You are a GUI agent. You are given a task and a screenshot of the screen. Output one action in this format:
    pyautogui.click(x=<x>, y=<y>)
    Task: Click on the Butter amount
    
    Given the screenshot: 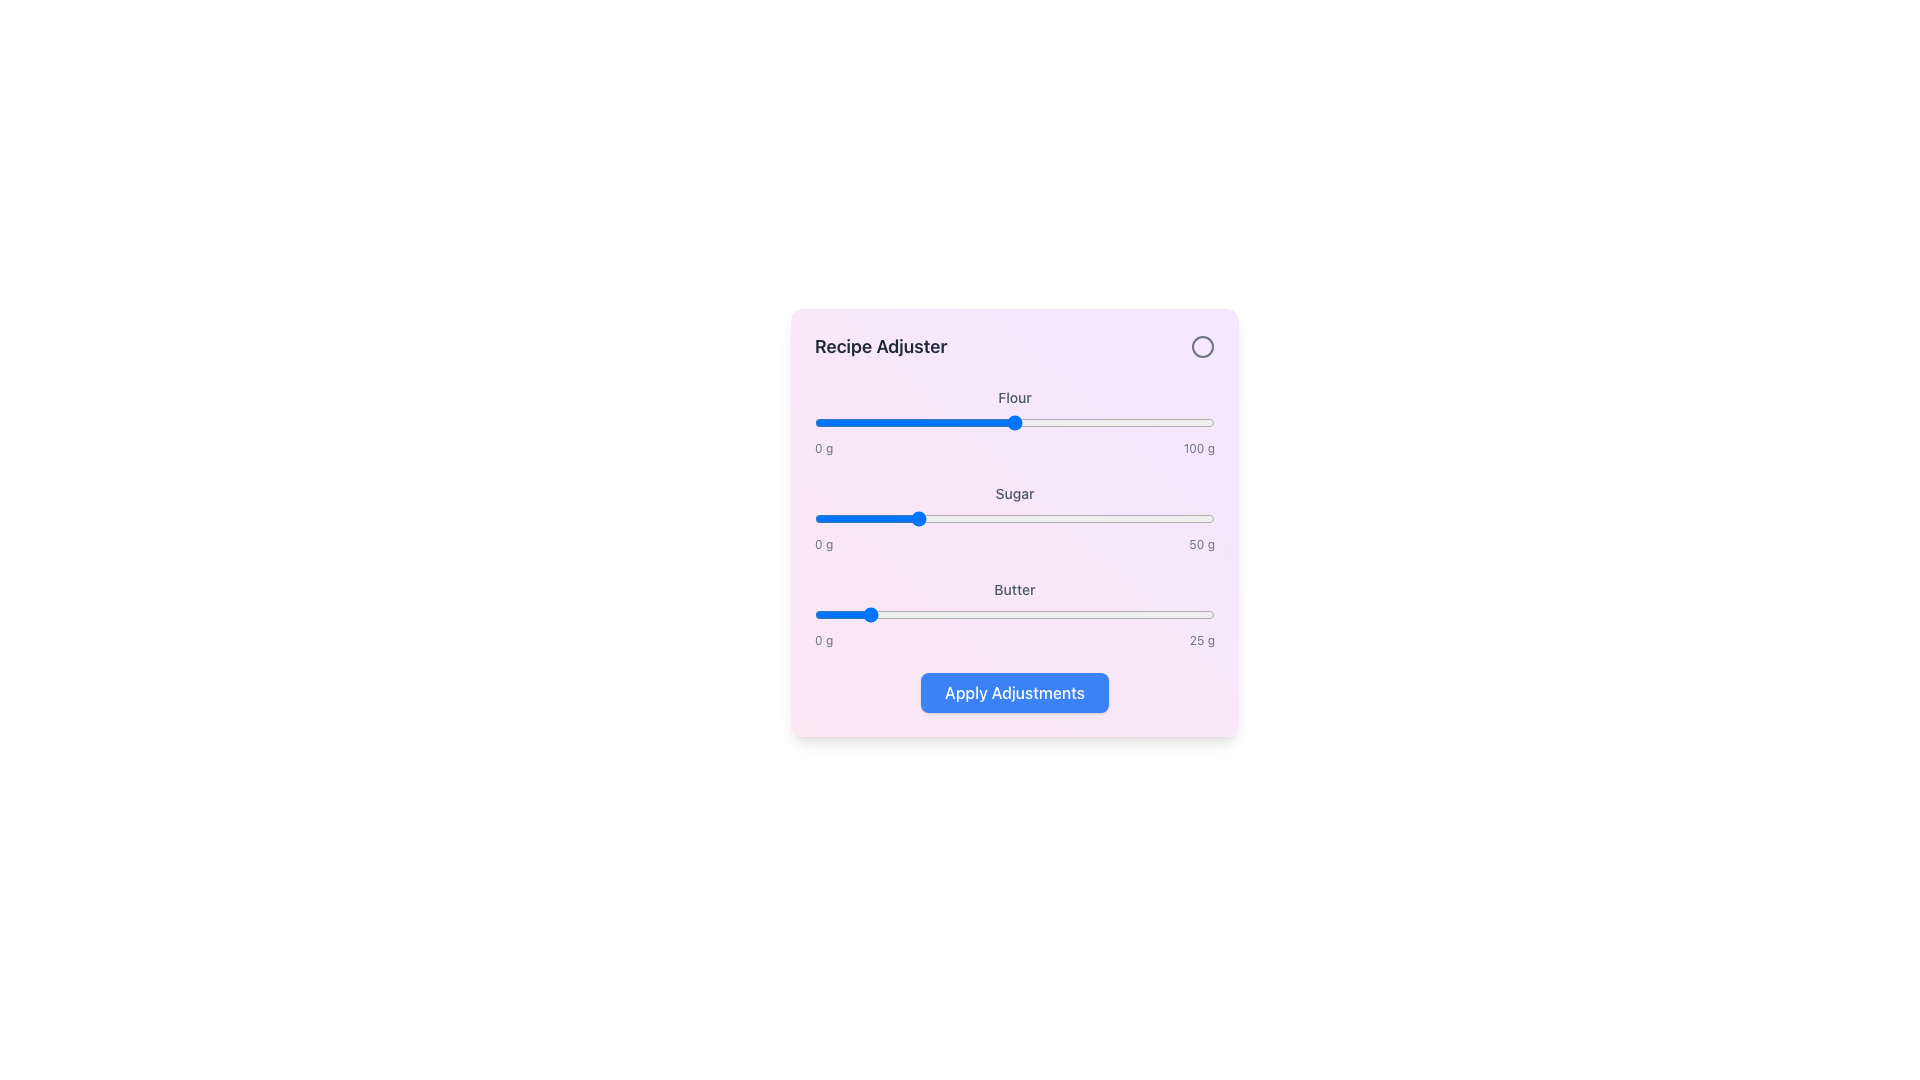 What is the action you would take?
    pyautogui.click(x=877, y=613)
    